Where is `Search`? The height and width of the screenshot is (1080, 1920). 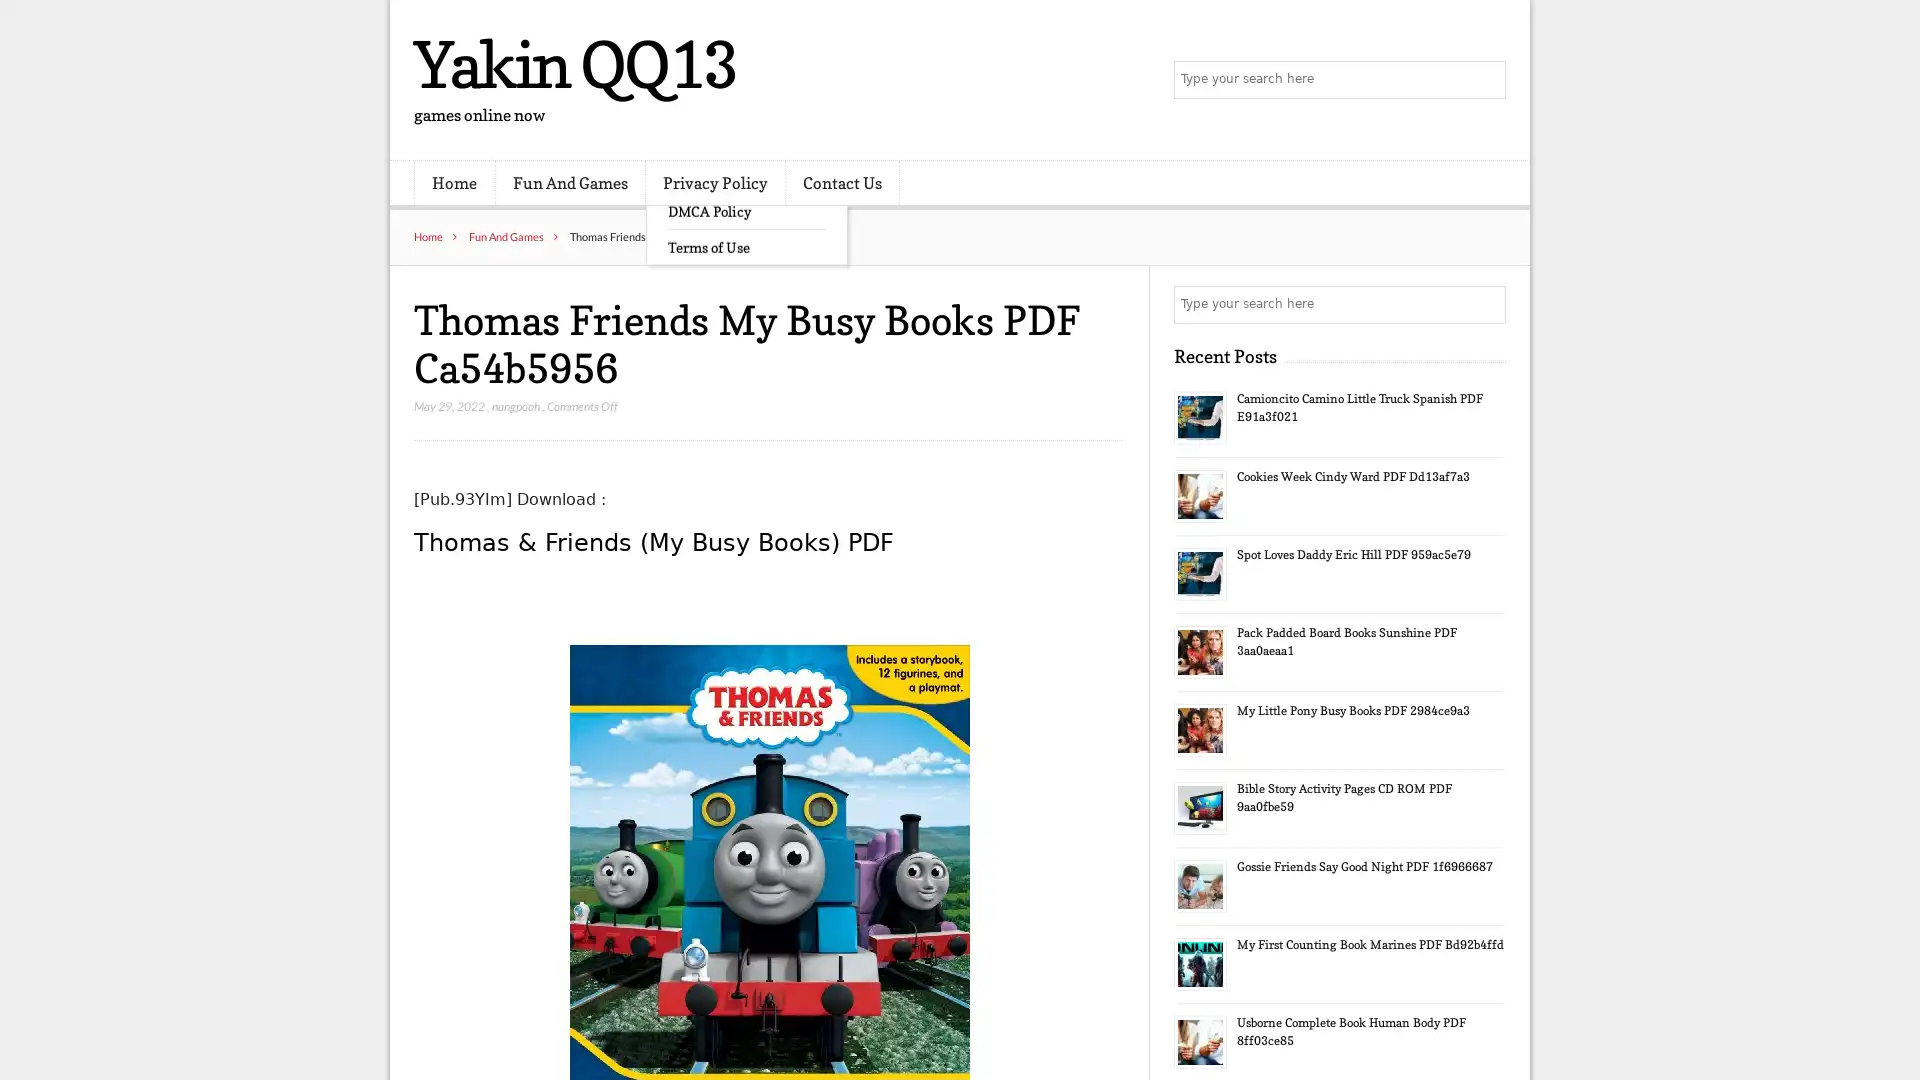
Search is located at coordinates (1485, 304).